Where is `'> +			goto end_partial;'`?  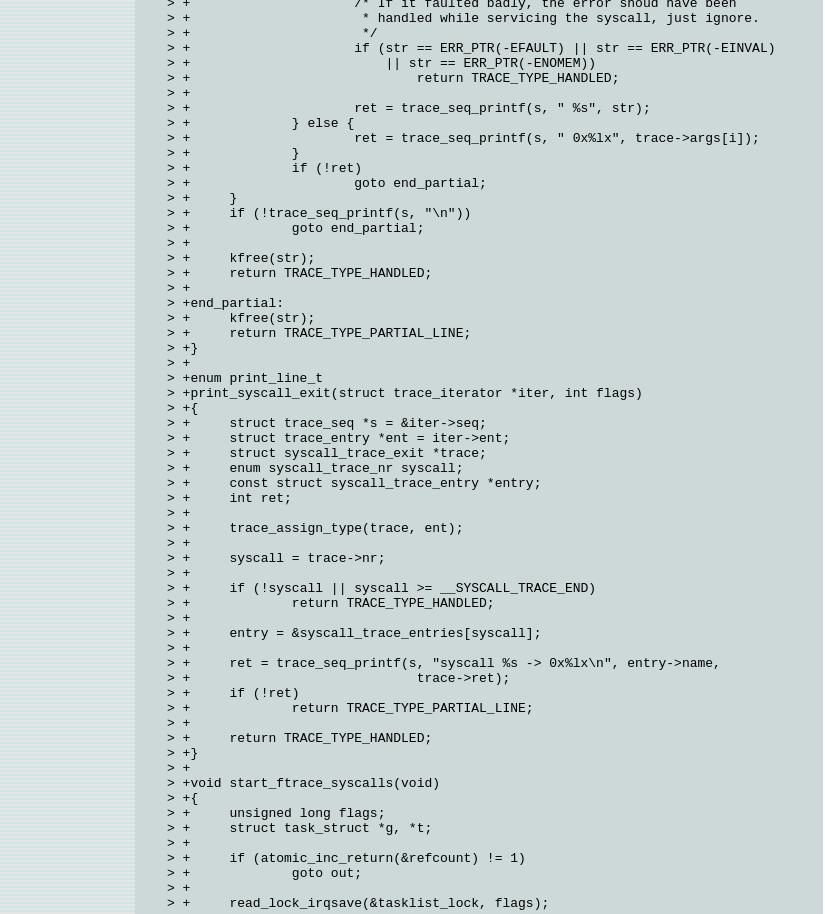
'> +			goto end_partial;' is located at coordinates (166, 183).